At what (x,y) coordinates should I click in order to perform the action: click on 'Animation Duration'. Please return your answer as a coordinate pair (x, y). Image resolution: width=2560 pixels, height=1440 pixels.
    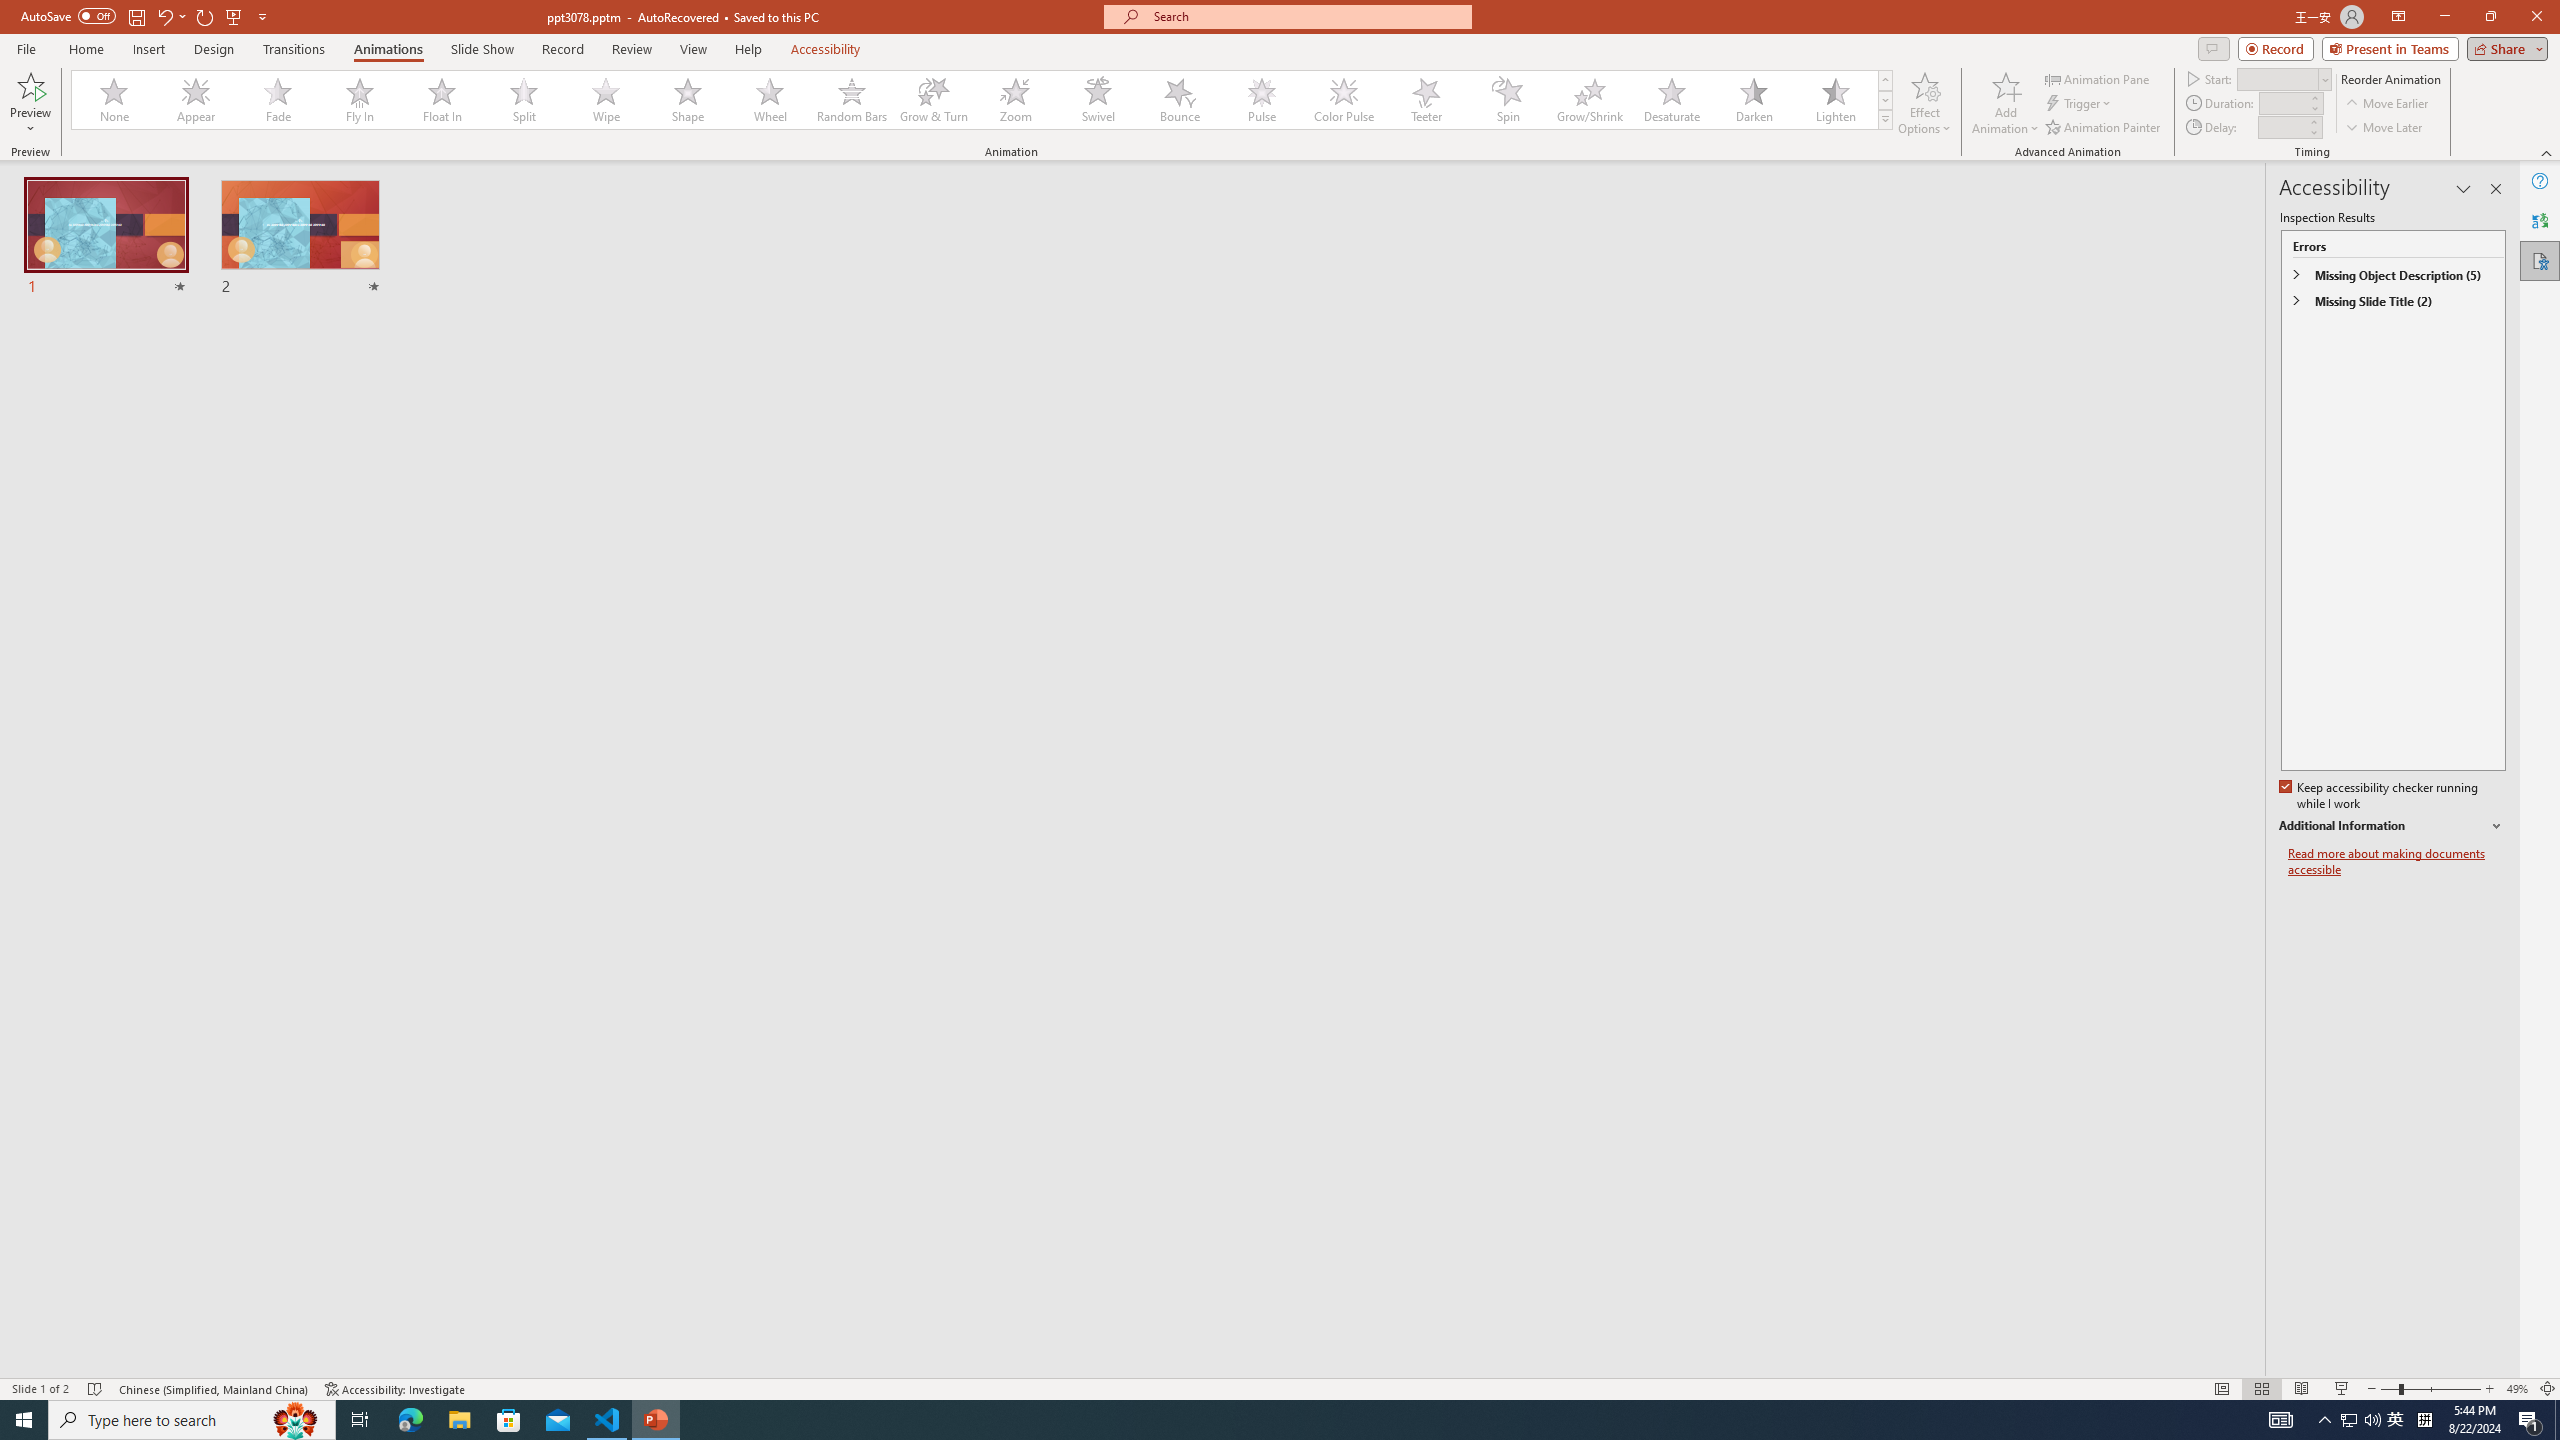
    Looking at the image, I should click on (2282, 102).